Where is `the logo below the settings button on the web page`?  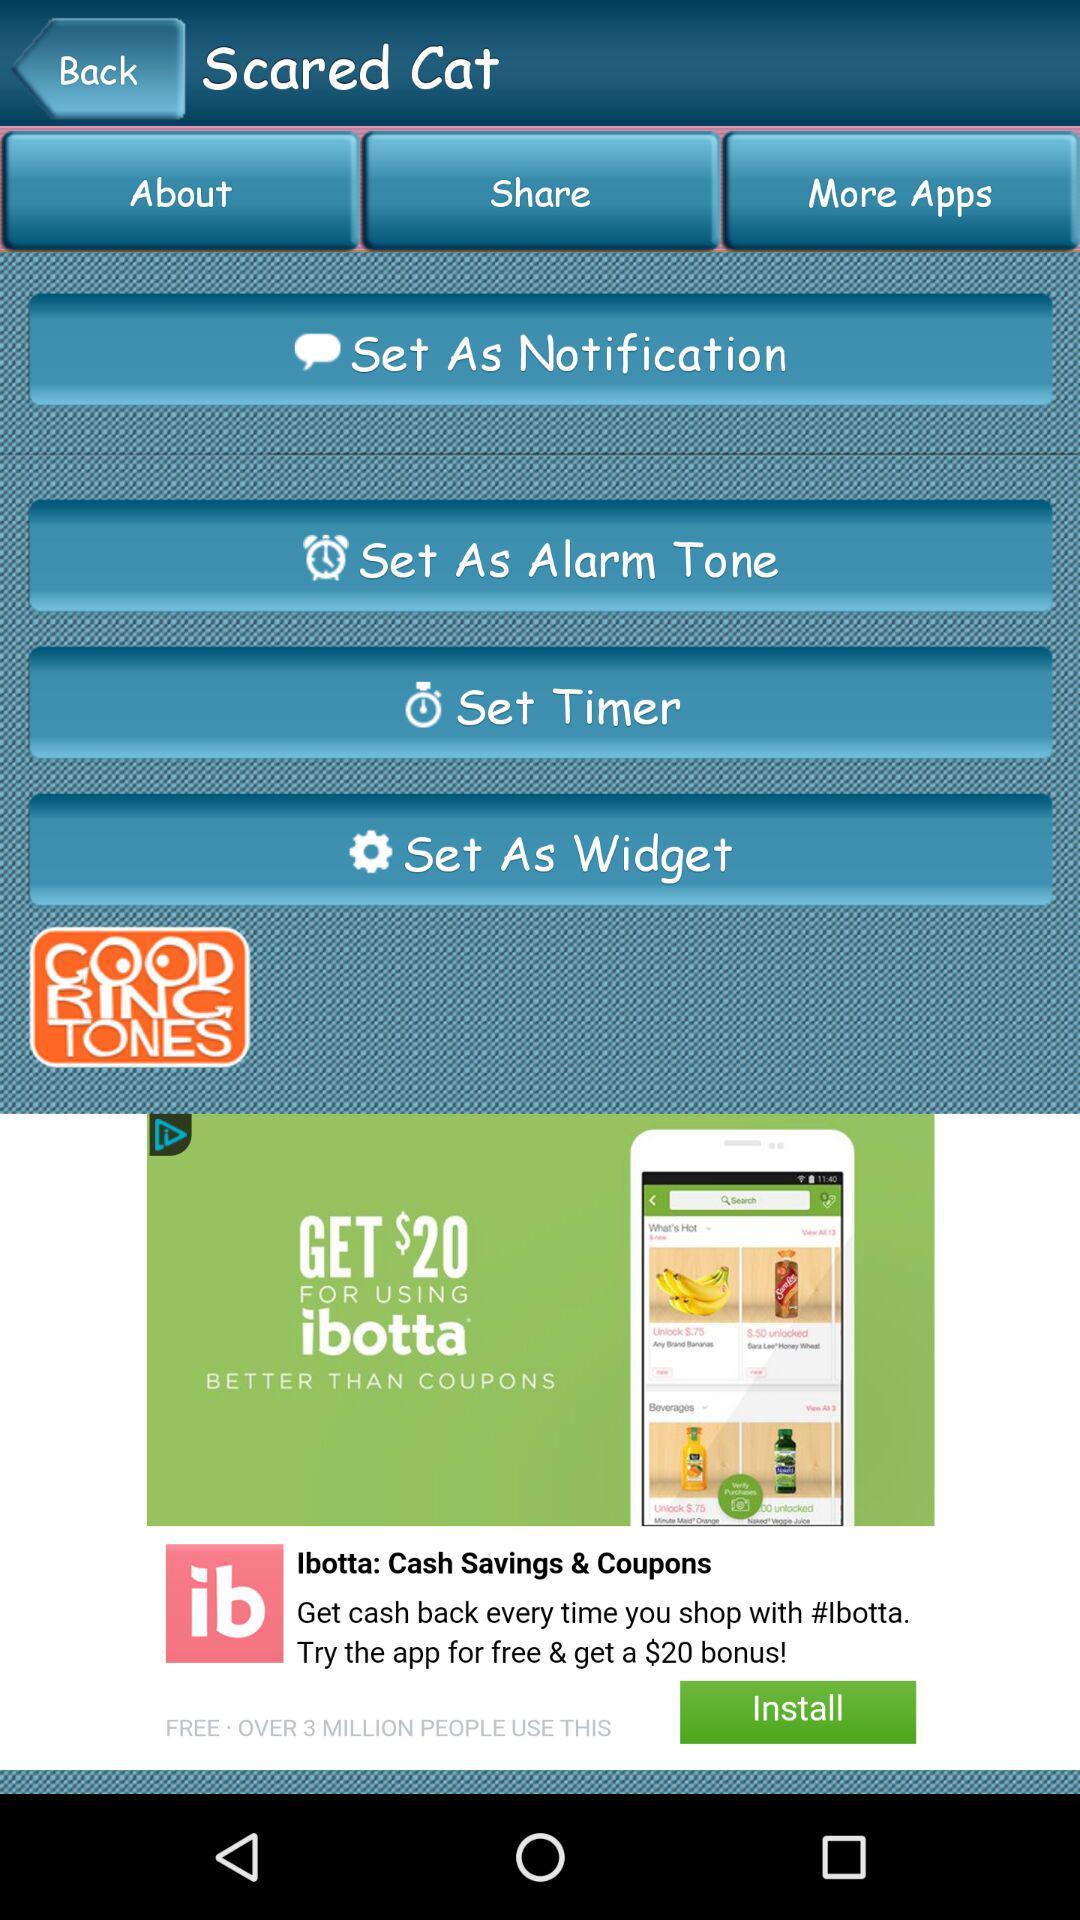 the logo below the settings button on the web page is located at coordinates (138, 997).